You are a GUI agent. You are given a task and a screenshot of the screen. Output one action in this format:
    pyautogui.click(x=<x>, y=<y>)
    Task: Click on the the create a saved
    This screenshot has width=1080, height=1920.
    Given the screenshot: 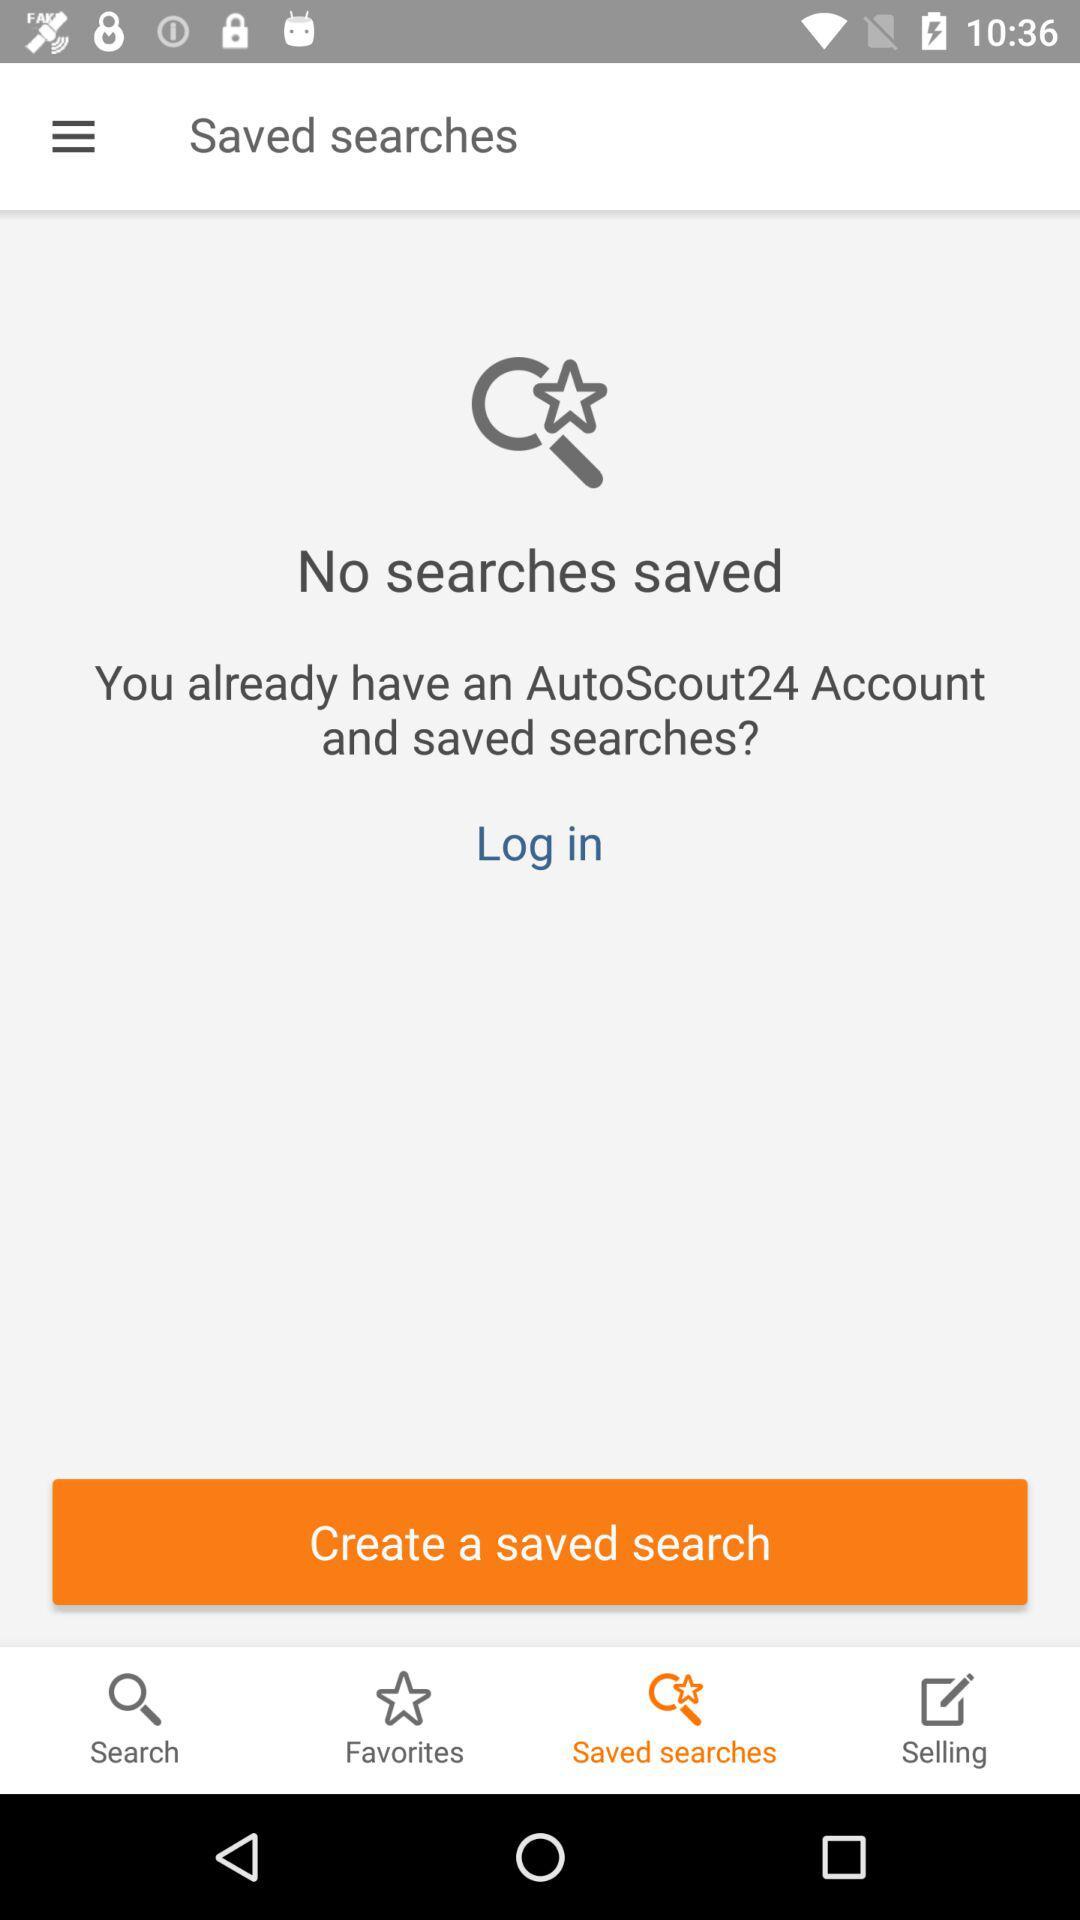 What is the action you would take?
    pyautogui.click(x=540, y=1540)
    